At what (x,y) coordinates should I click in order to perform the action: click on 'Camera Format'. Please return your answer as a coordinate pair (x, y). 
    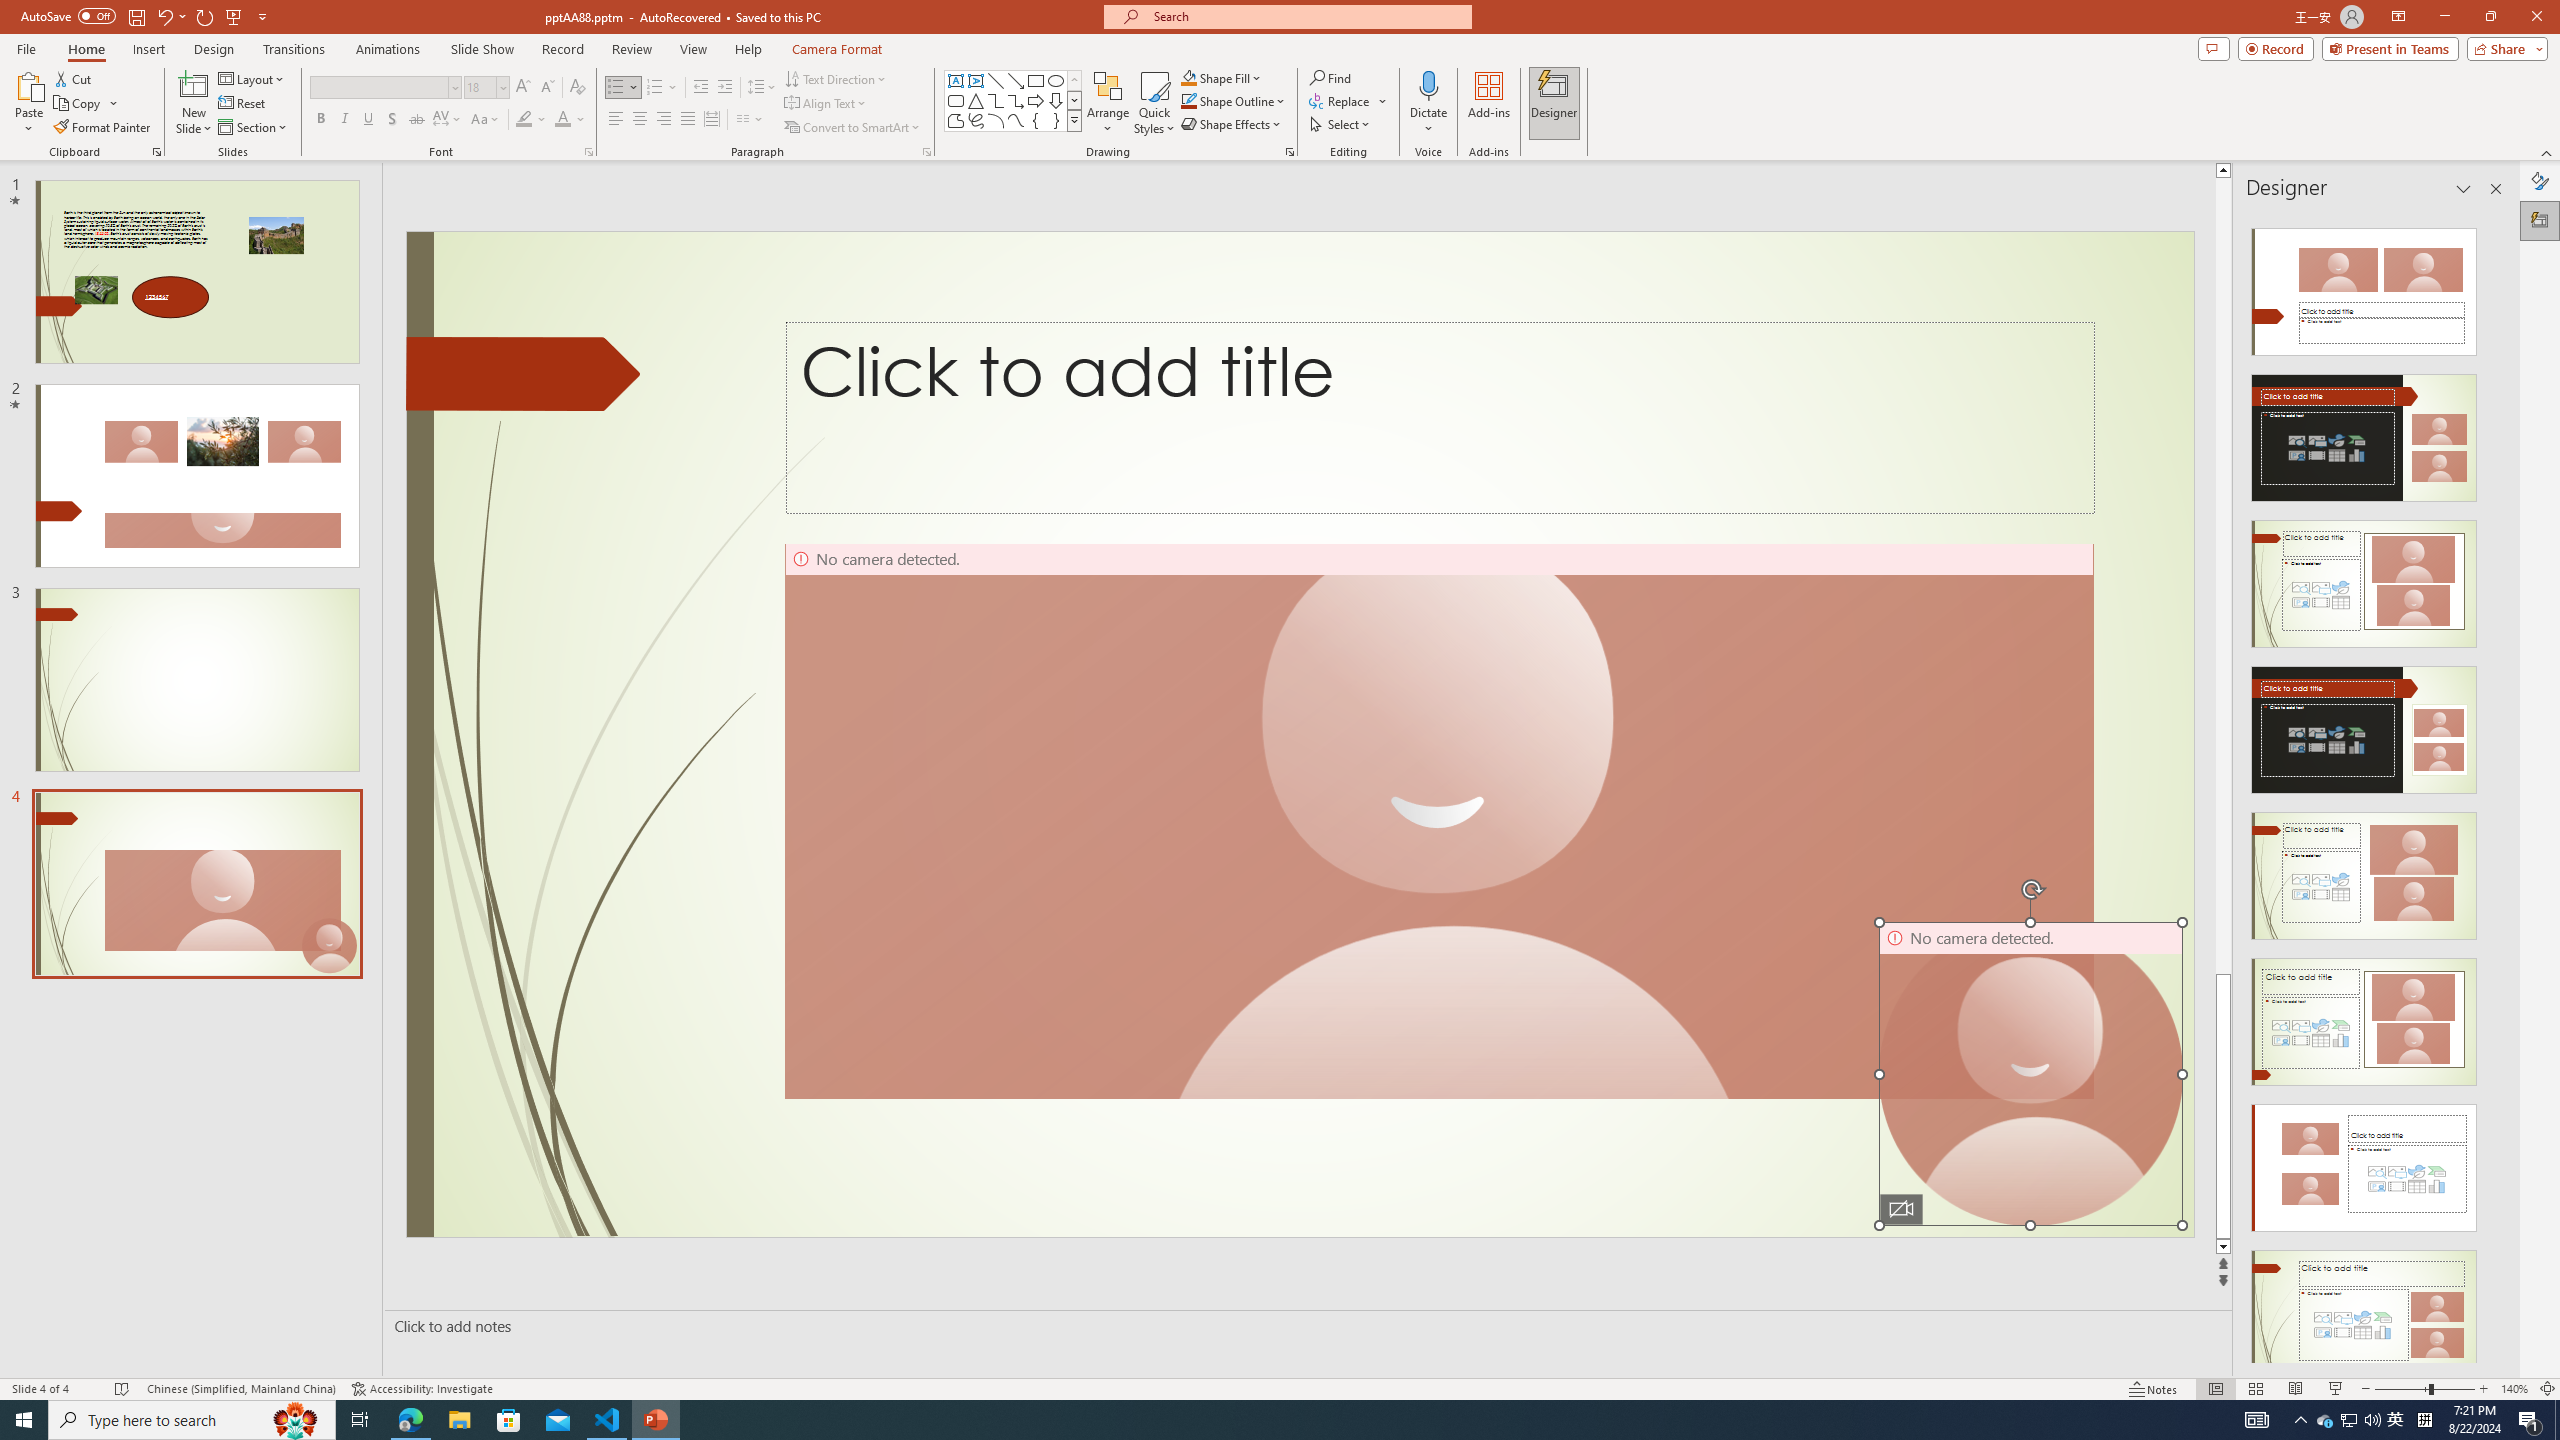
    Looking at the image, I should click on (836, 49).